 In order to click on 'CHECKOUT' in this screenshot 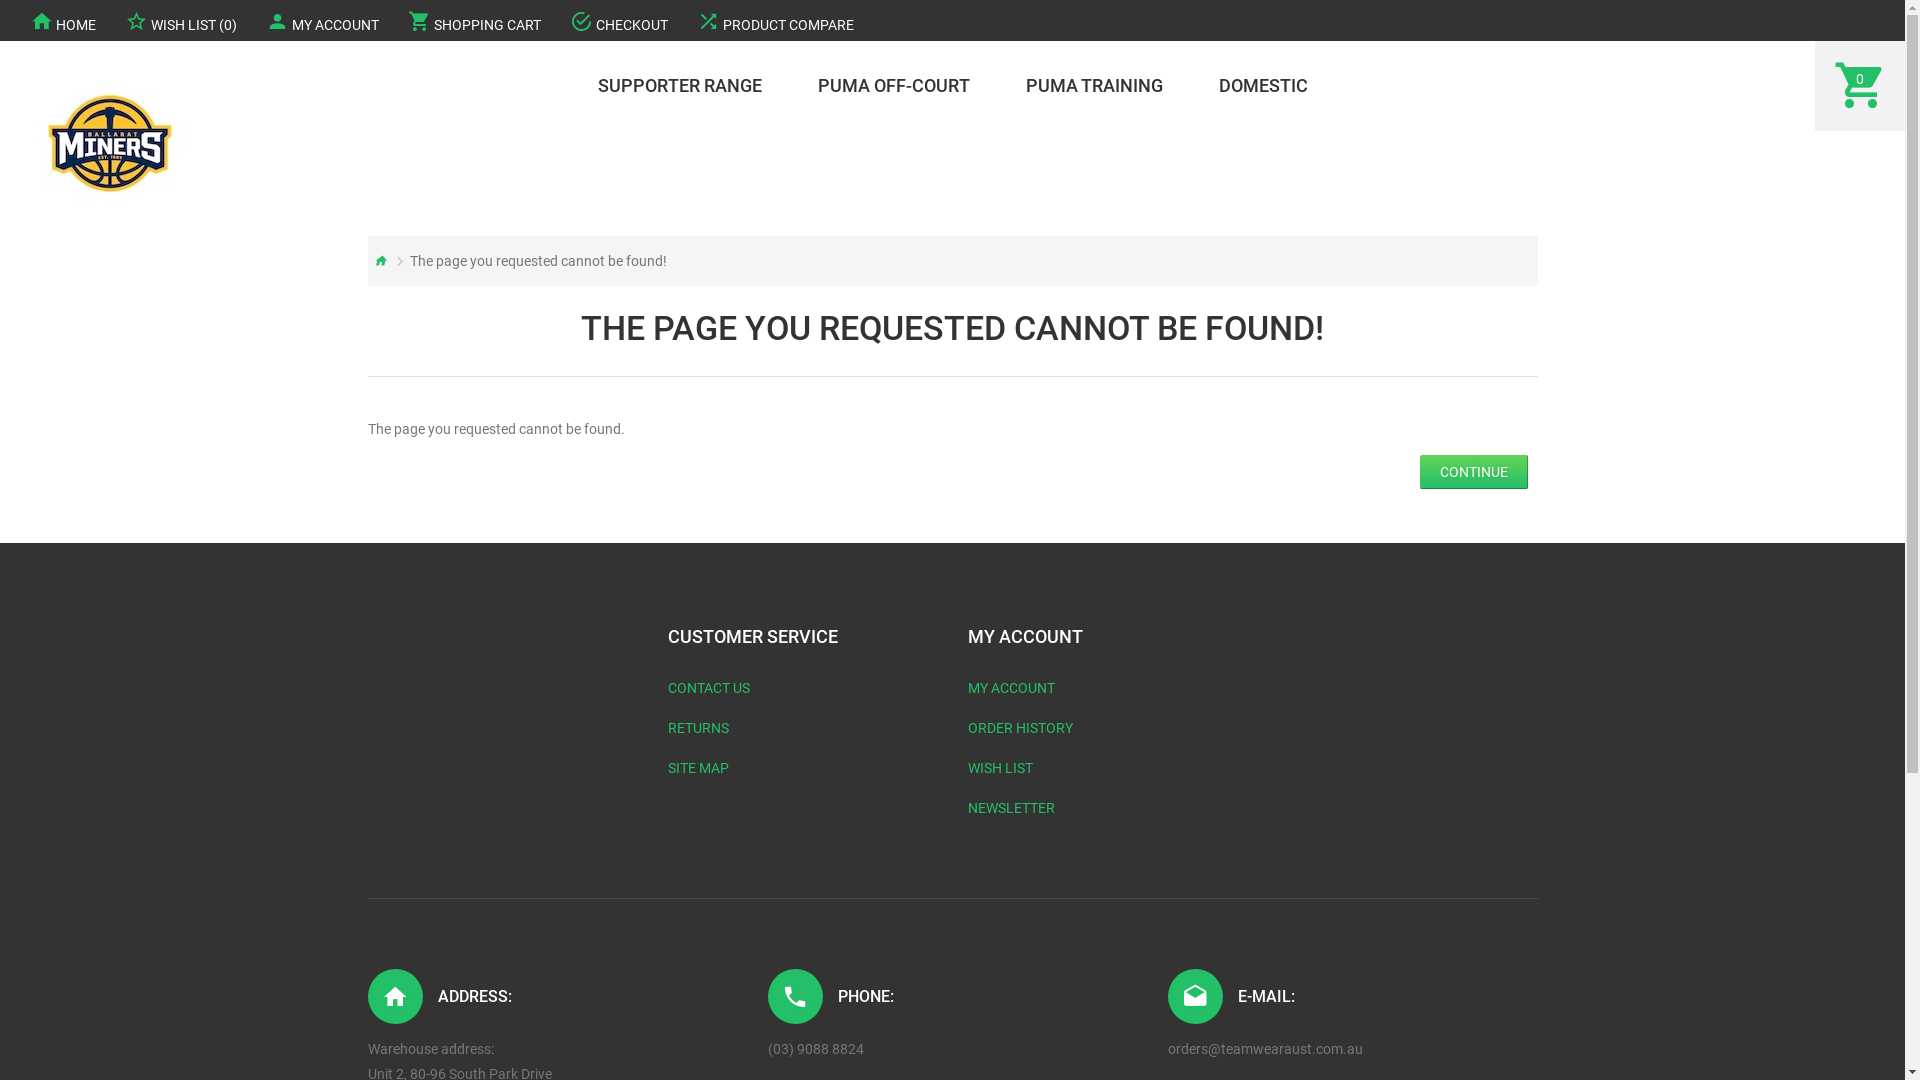, I will do `click(618, 20)`.